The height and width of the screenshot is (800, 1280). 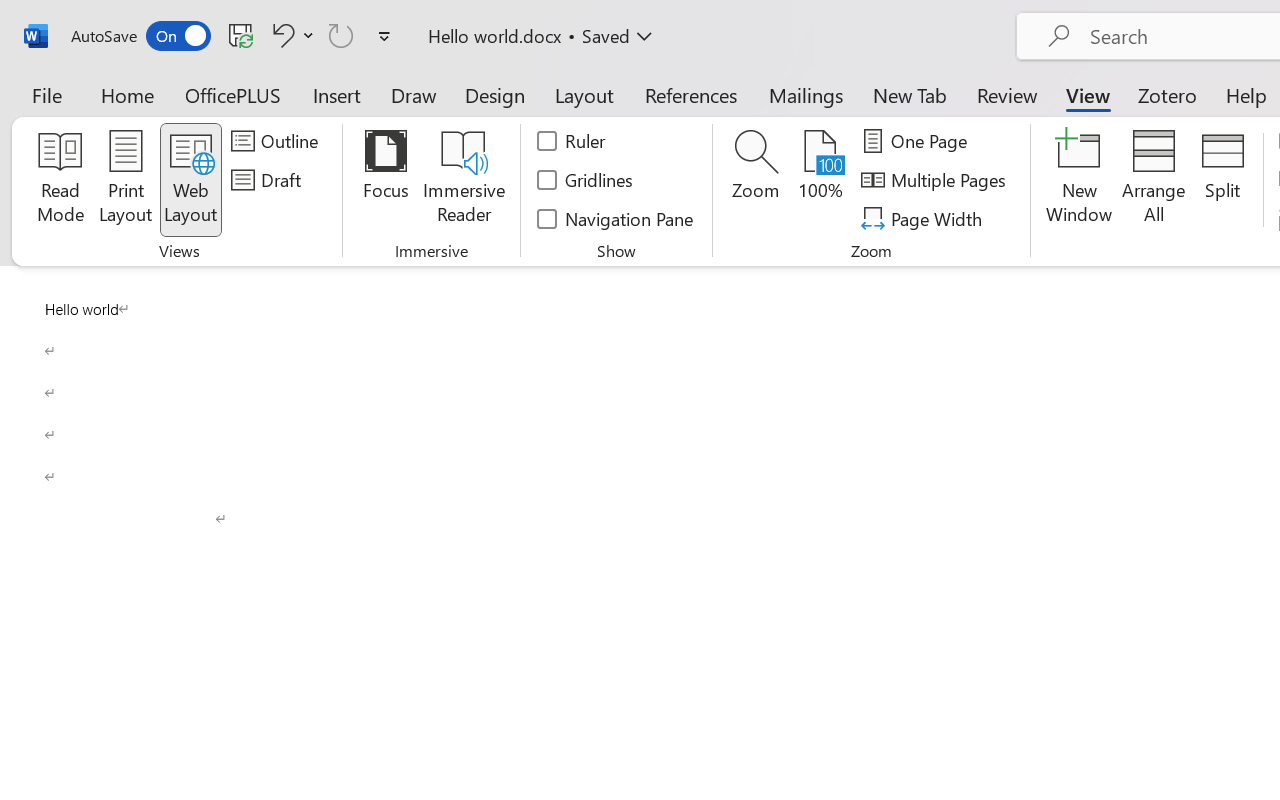 I want to click on 'Undo Paragraph Formatting', so click(x=289, y=34).